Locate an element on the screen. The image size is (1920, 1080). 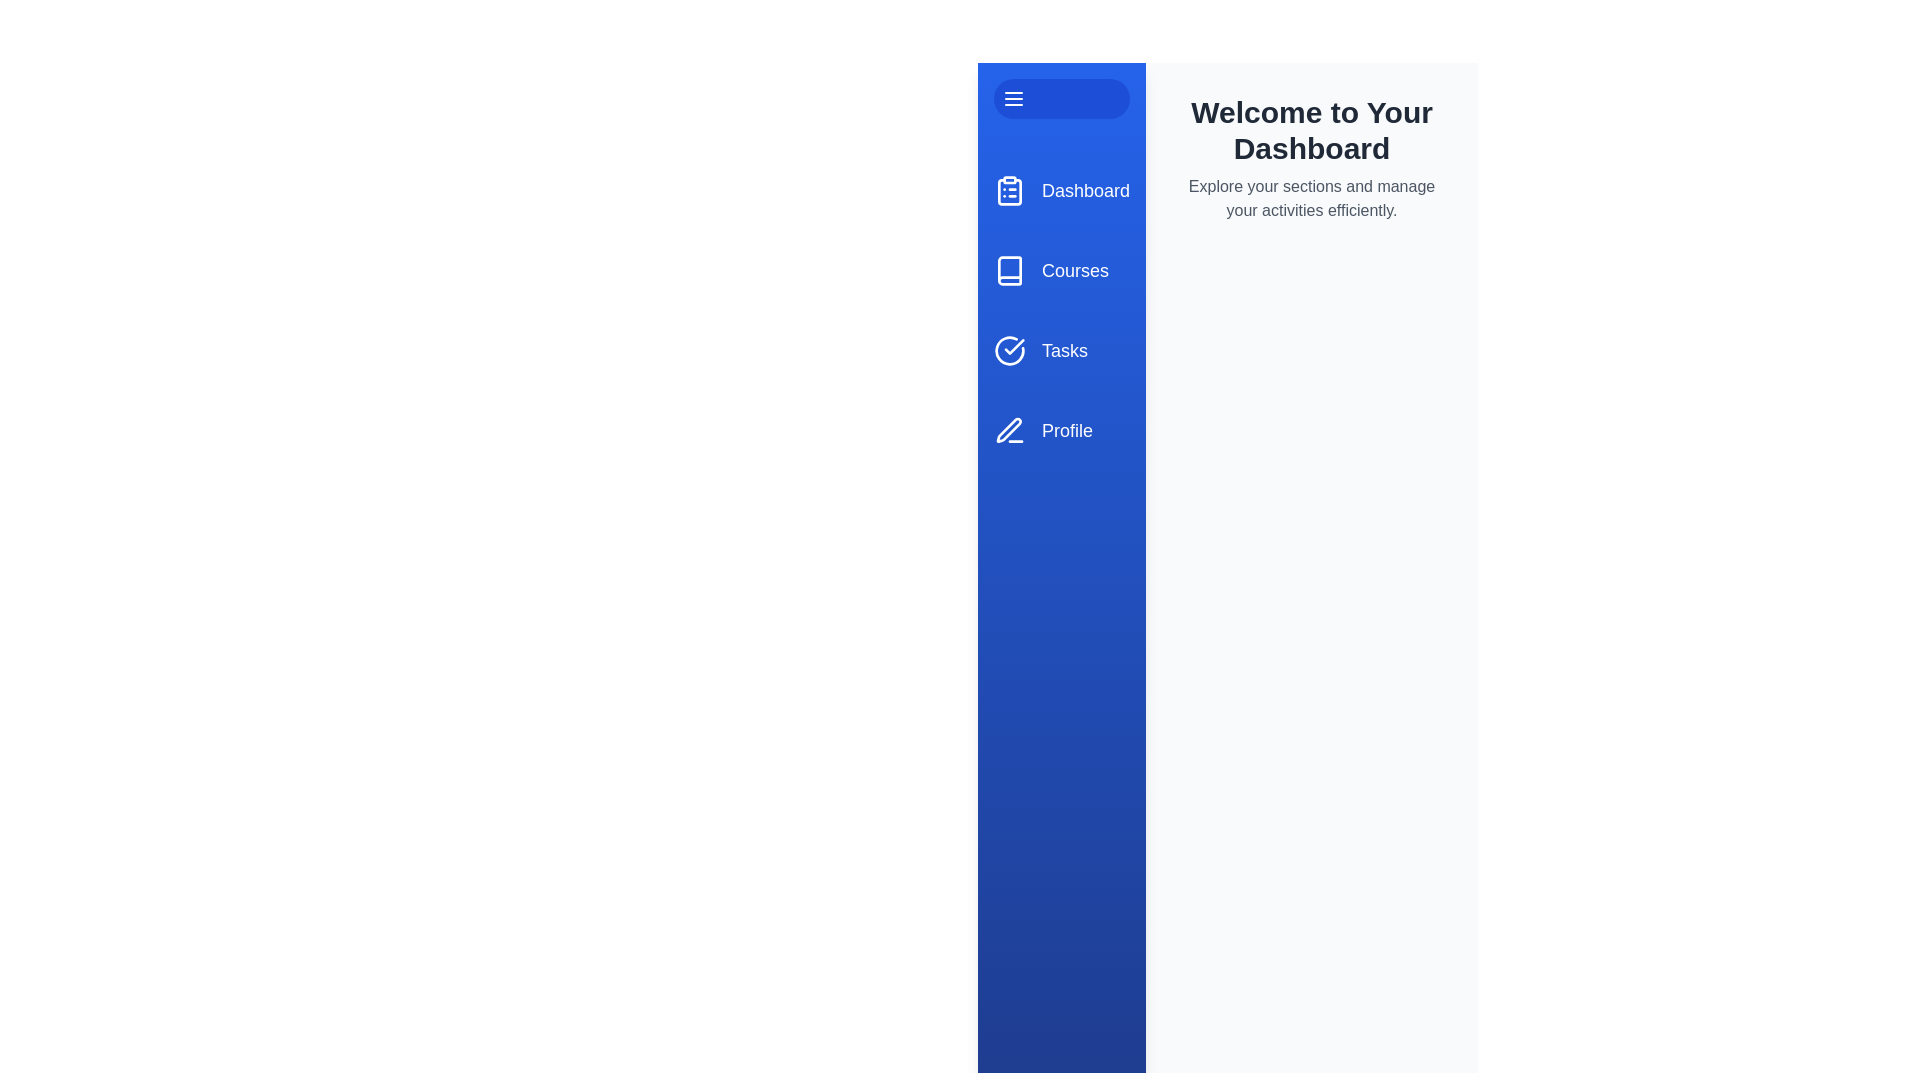
the toggle button to change the drawer's state is located at coordinates (1060, 99).